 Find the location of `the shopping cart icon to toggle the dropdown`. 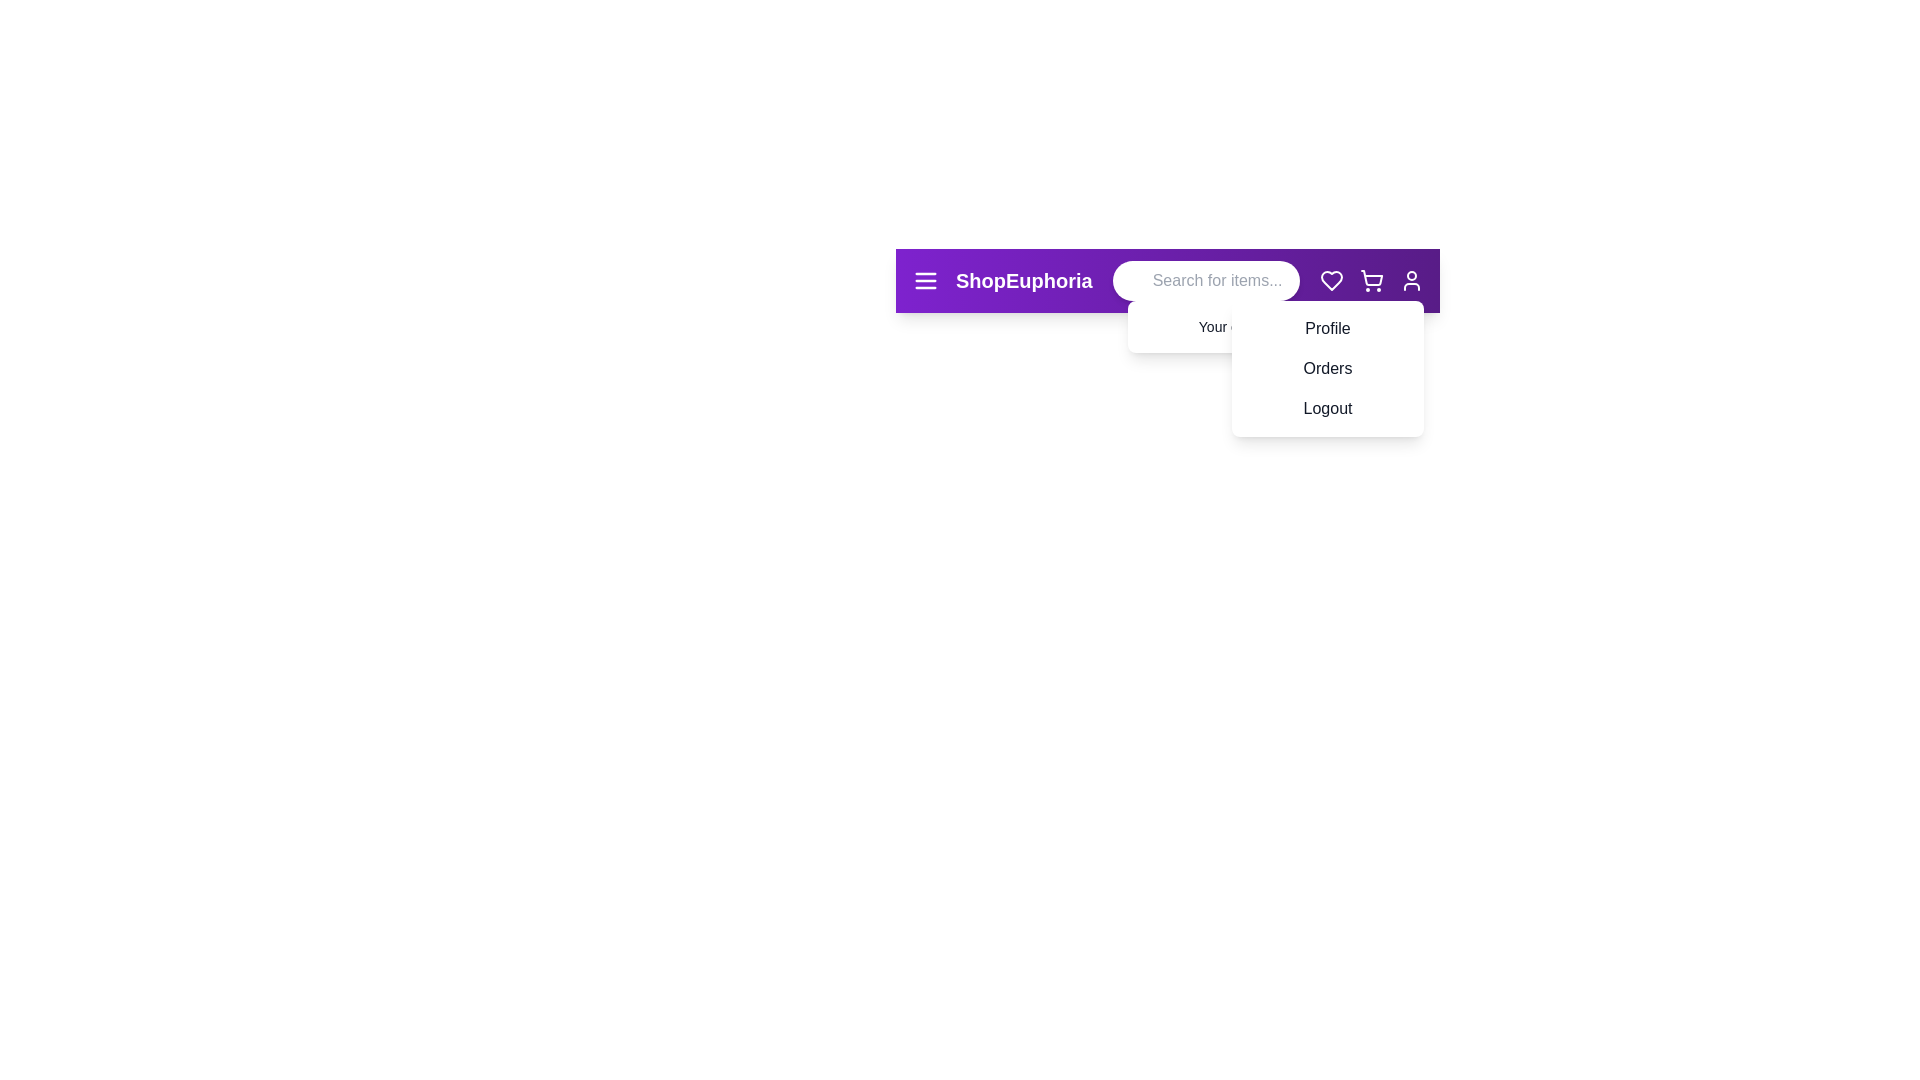

the shopping cart icon to toggle the dropdown is located at coordinates (1371, 281).